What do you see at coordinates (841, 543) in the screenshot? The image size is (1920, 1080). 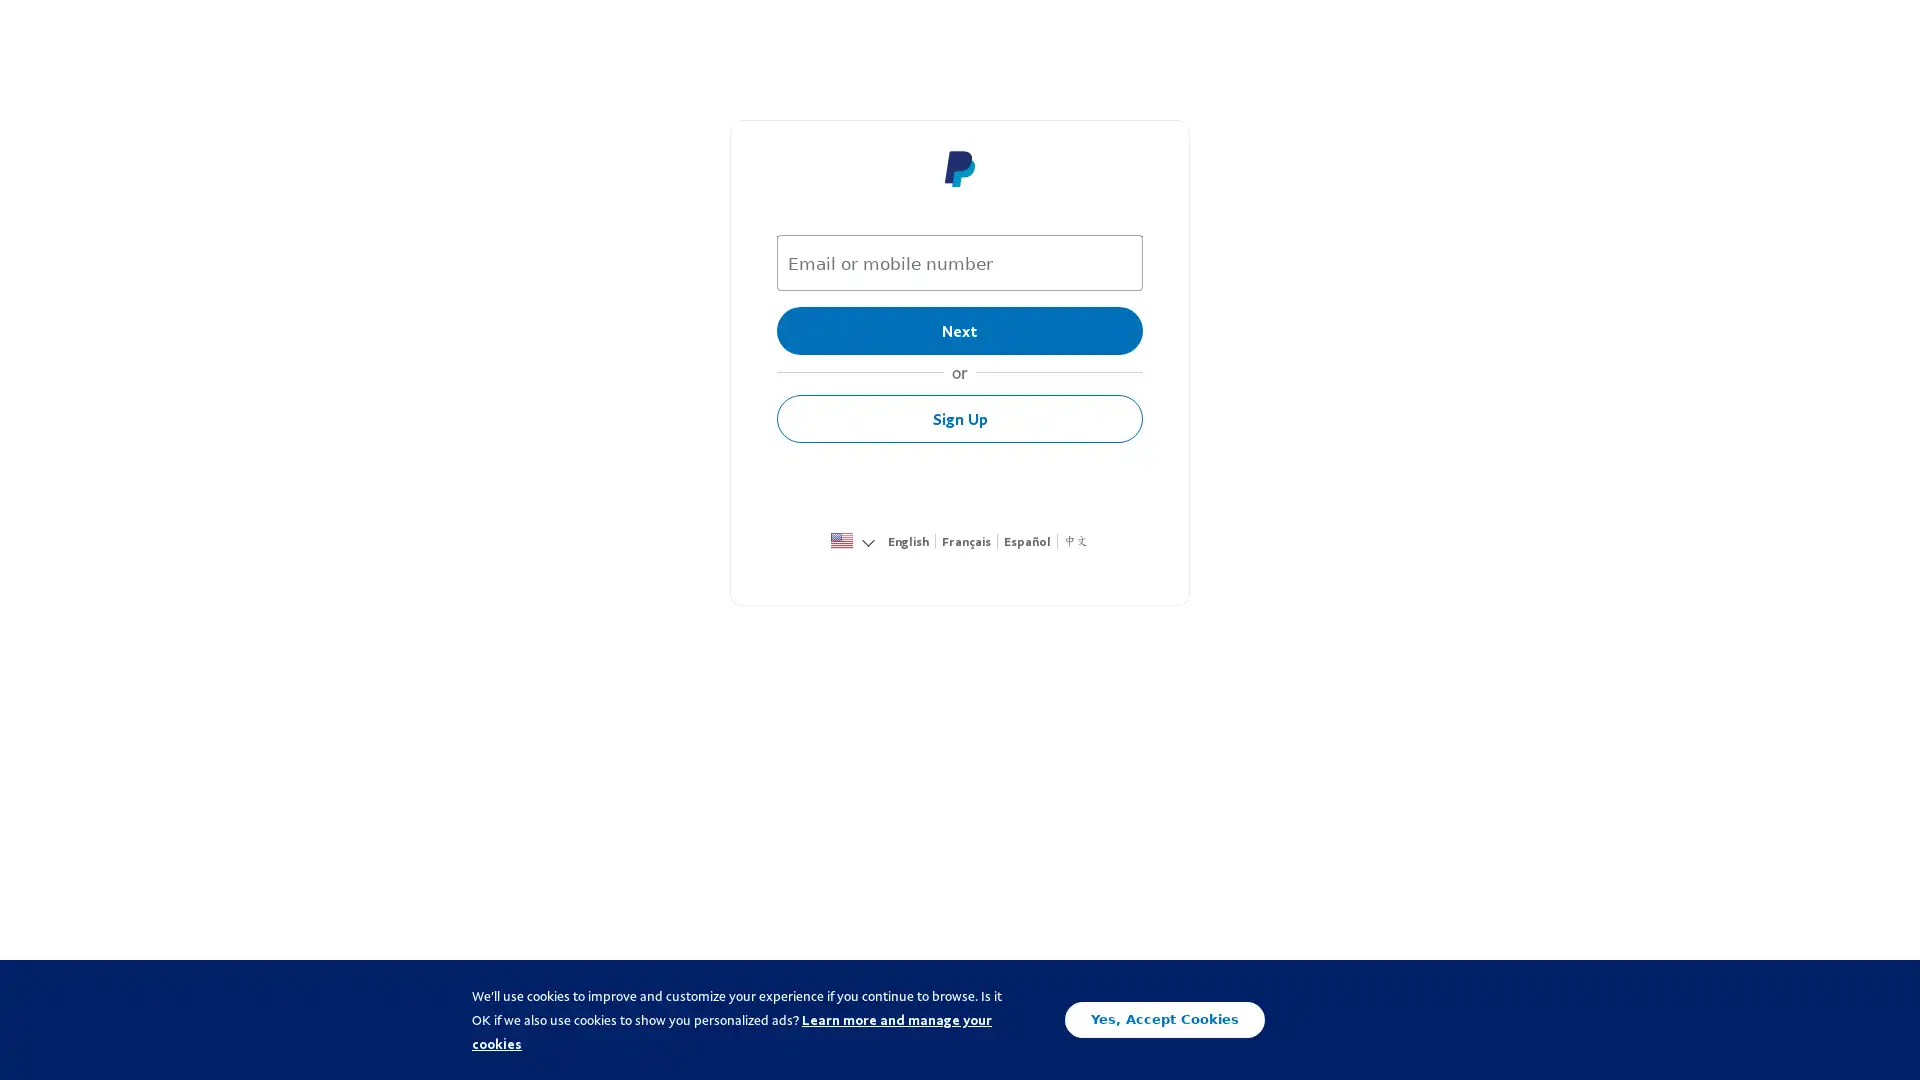 I see `United States` at bounding box center [841, 543].